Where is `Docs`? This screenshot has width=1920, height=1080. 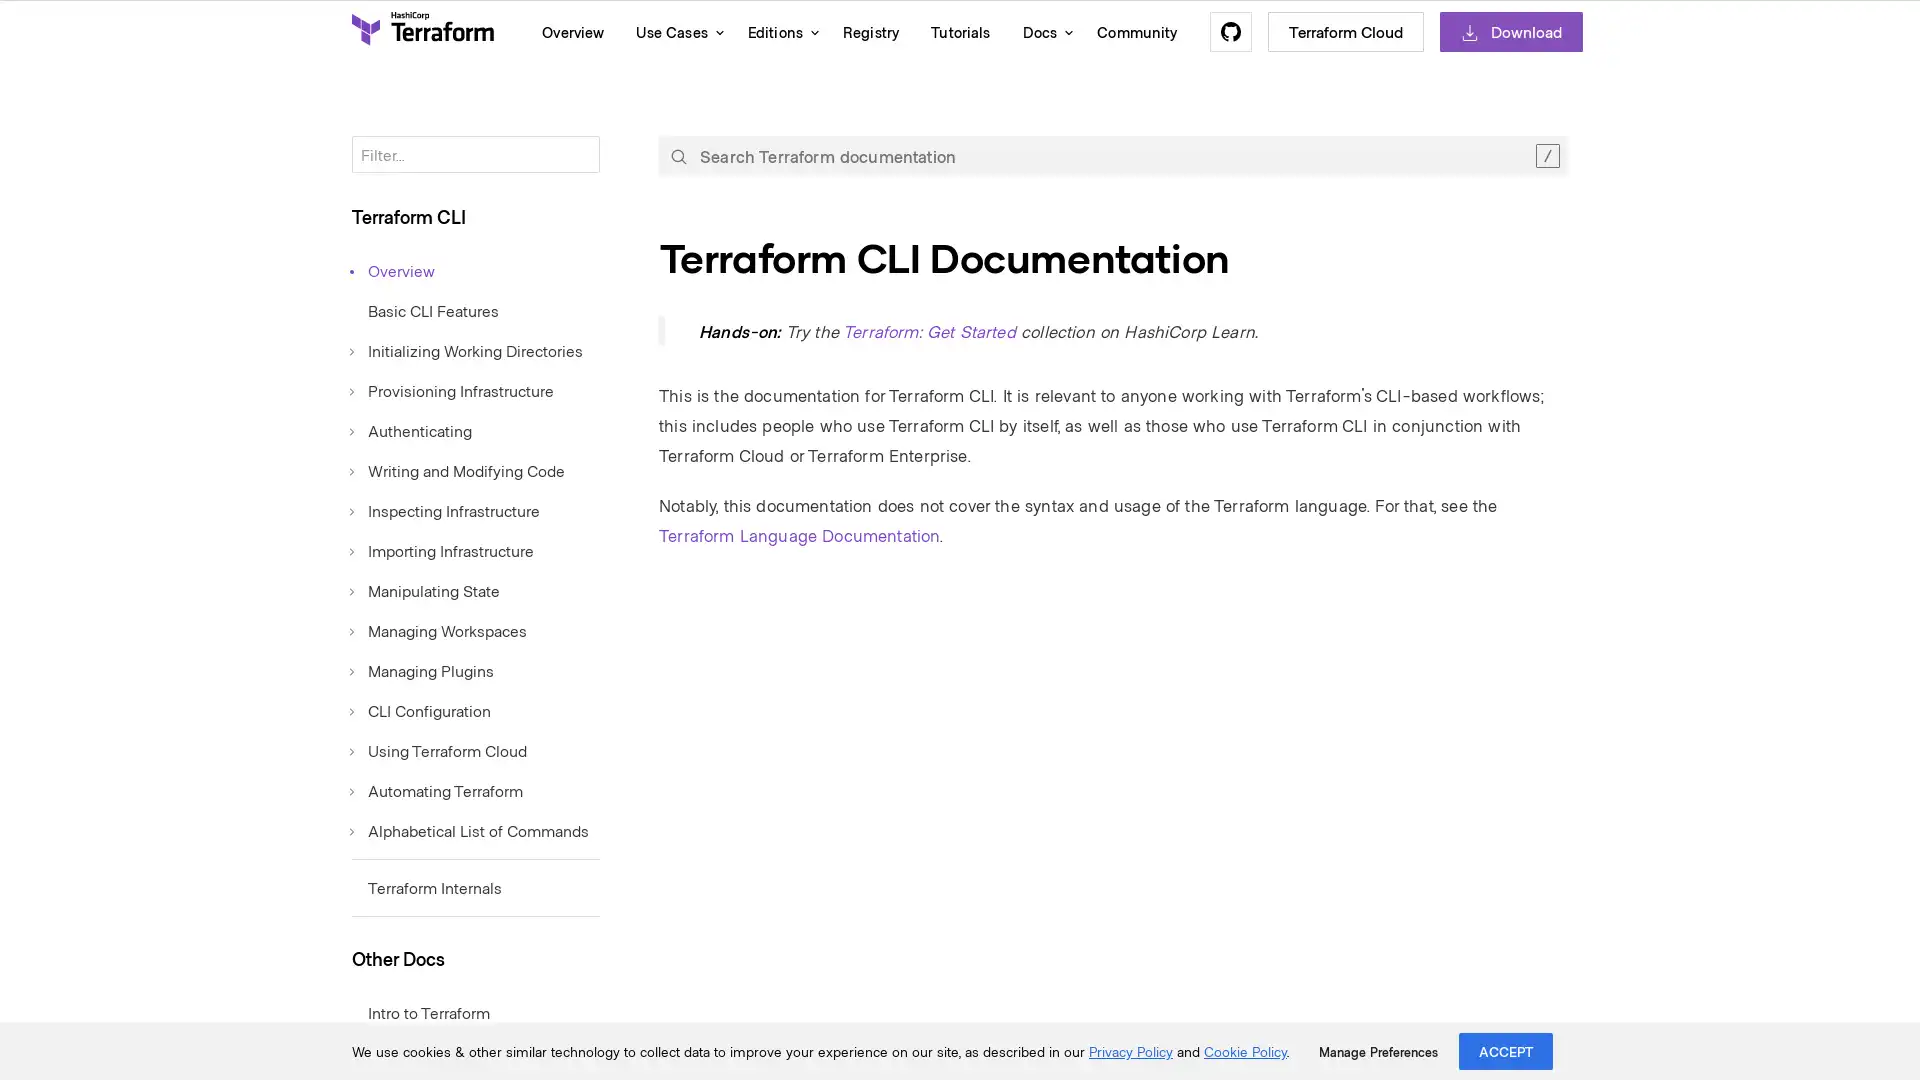
Docs is located at coordinates (1042, 31).